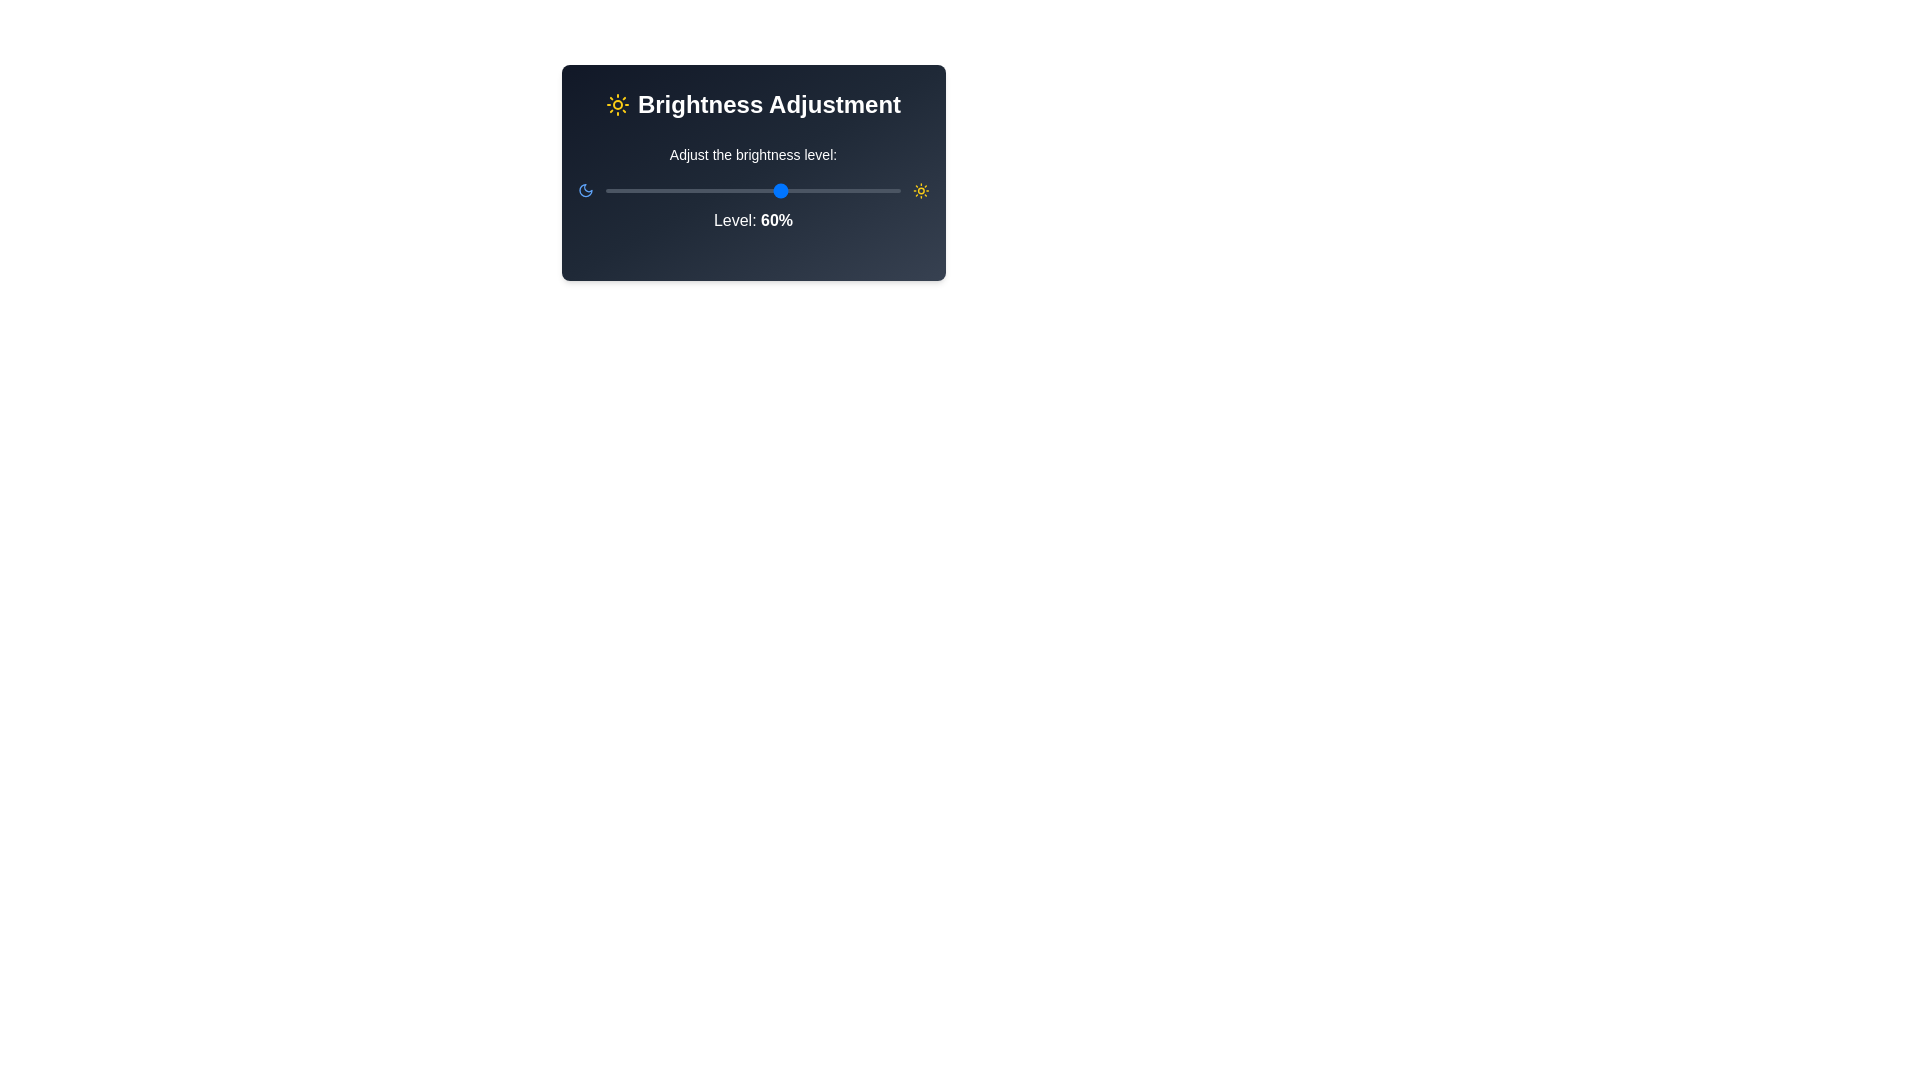  I want to click on the text element displaying '60%' which indicates the brightness level, prominently shown in white bold font against a dark background, so click(776, 220).